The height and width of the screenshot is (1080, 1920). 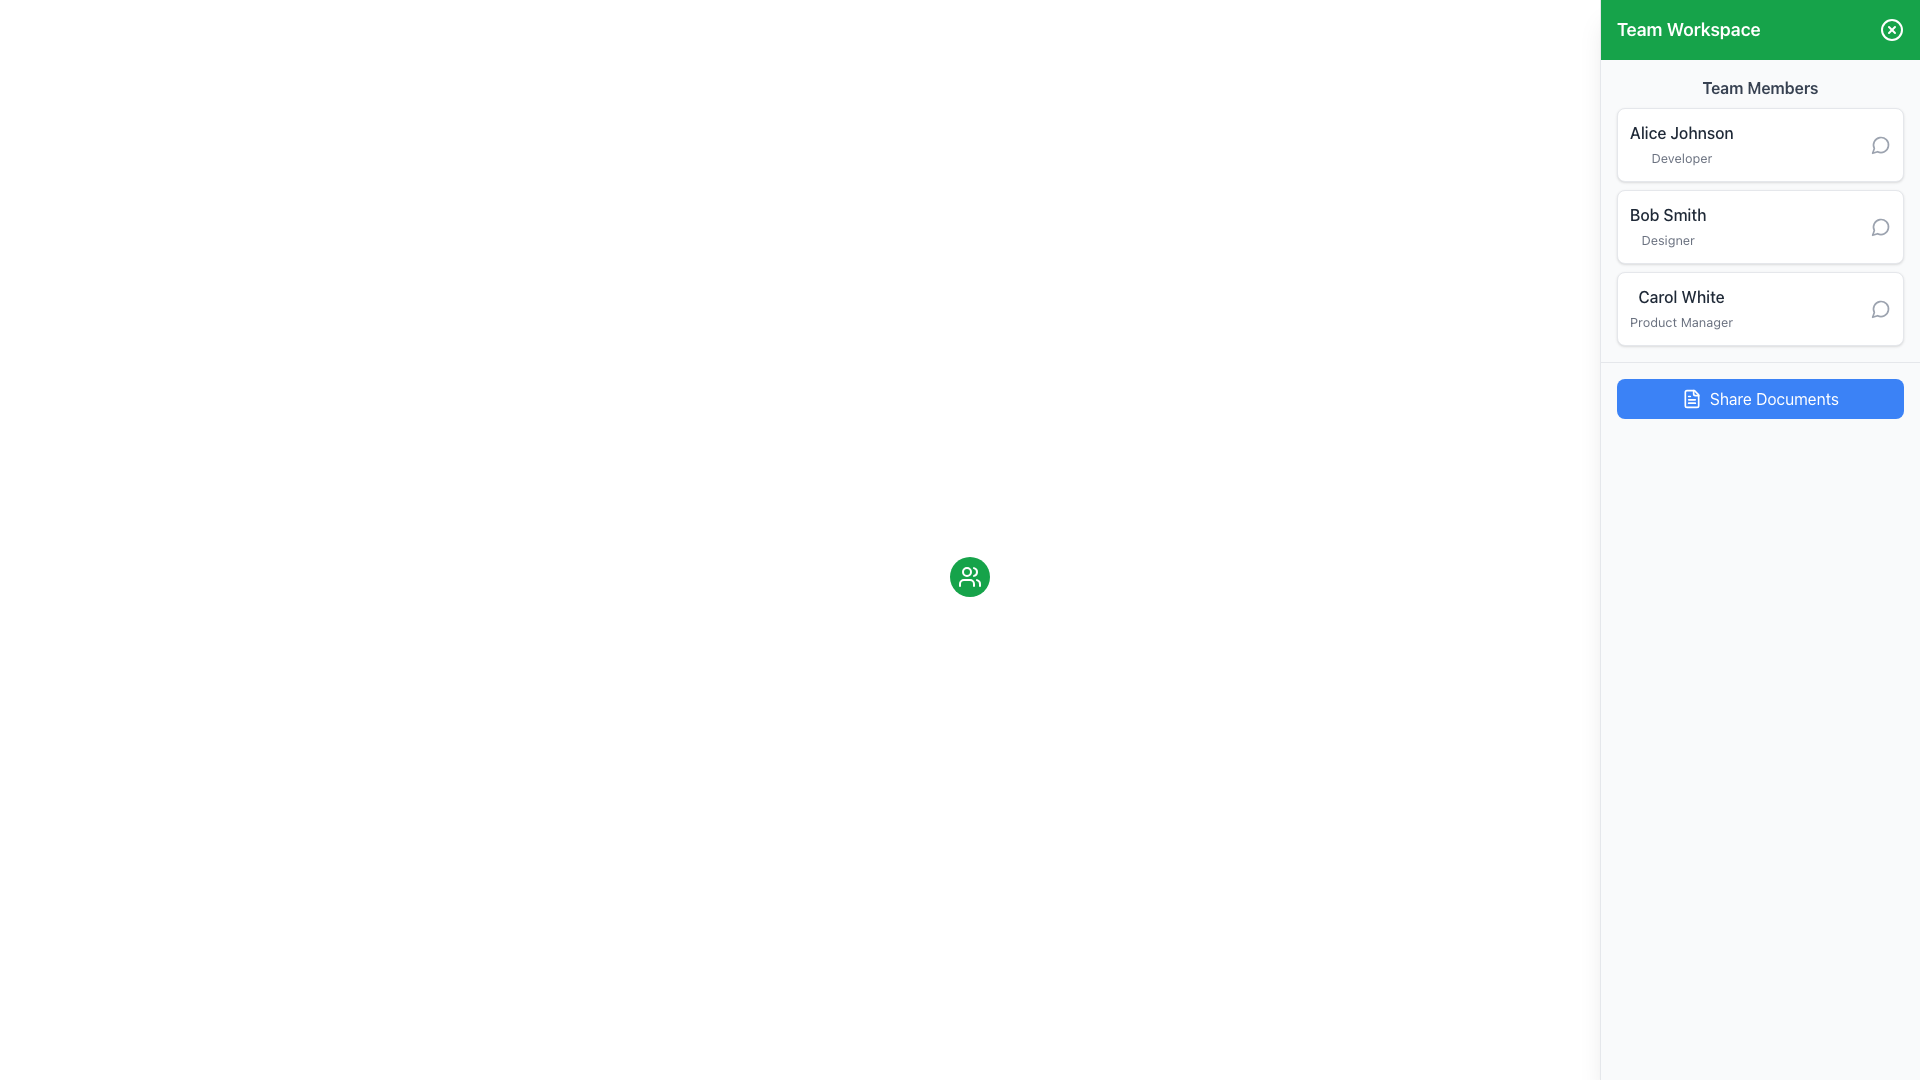 I want to click on the speech bubble icon for messaging associated with Alice Johnson in the Team Members section, so click(x=1880, y=144).